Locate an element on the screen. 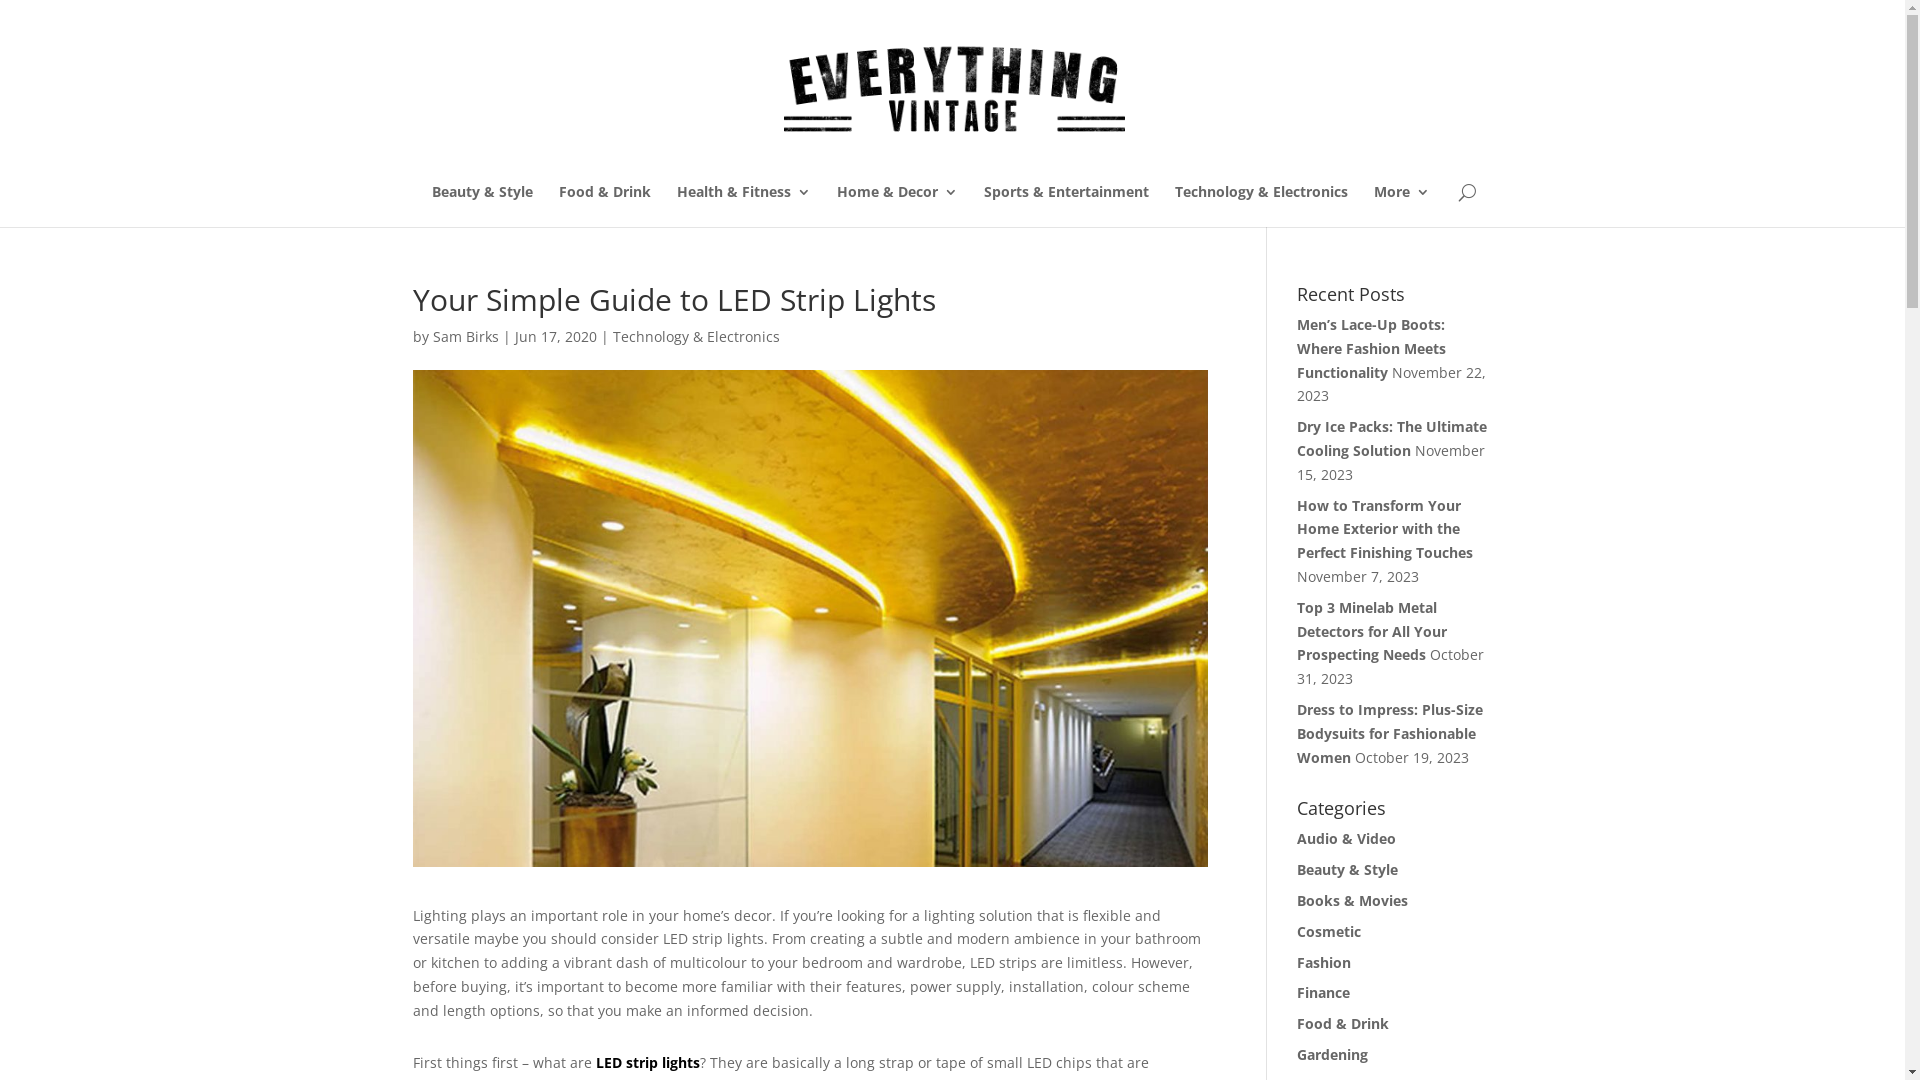 This screenshot has height=1080, width=1920. 'Beauty & Style' is located at coordinates (1347, 868).